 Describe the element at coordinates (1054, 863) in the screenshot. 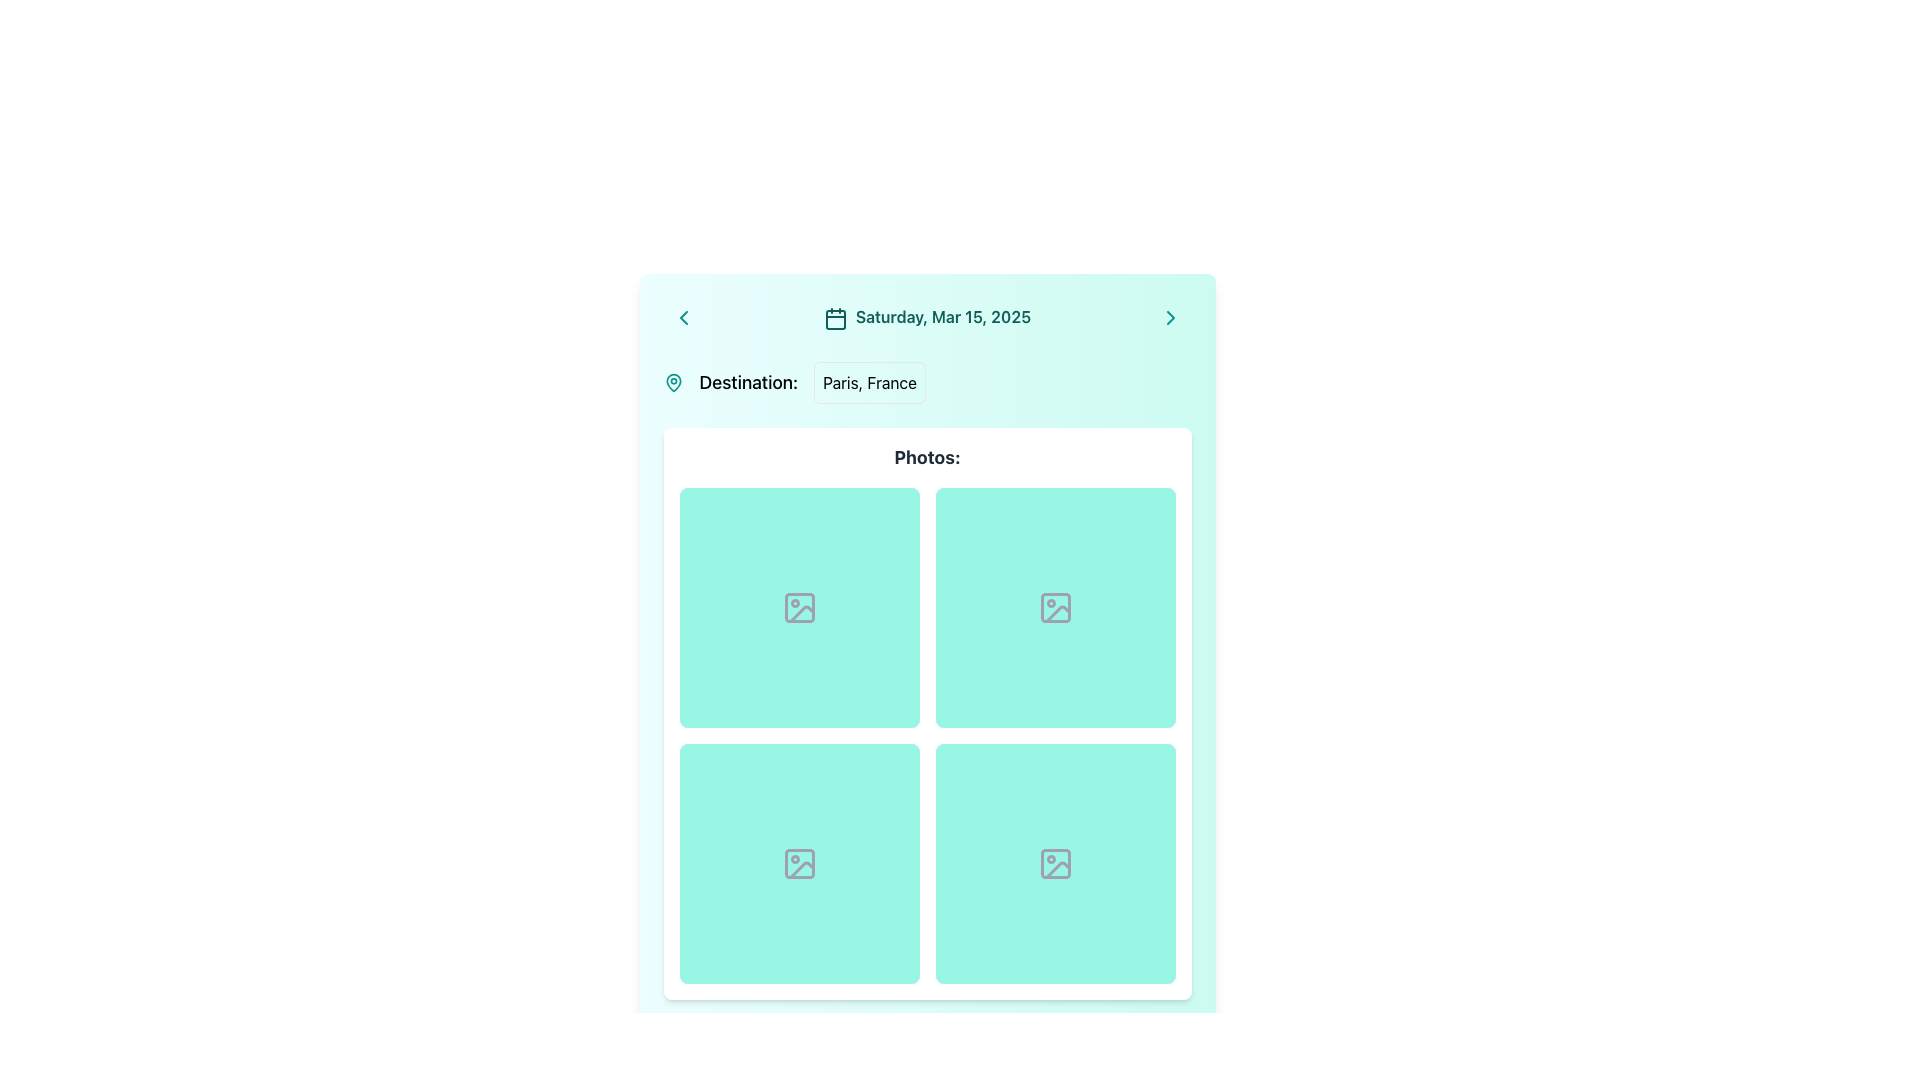

I see `the gray outline icon representing an image in the bottom-right corner of the Photos section` at that location.